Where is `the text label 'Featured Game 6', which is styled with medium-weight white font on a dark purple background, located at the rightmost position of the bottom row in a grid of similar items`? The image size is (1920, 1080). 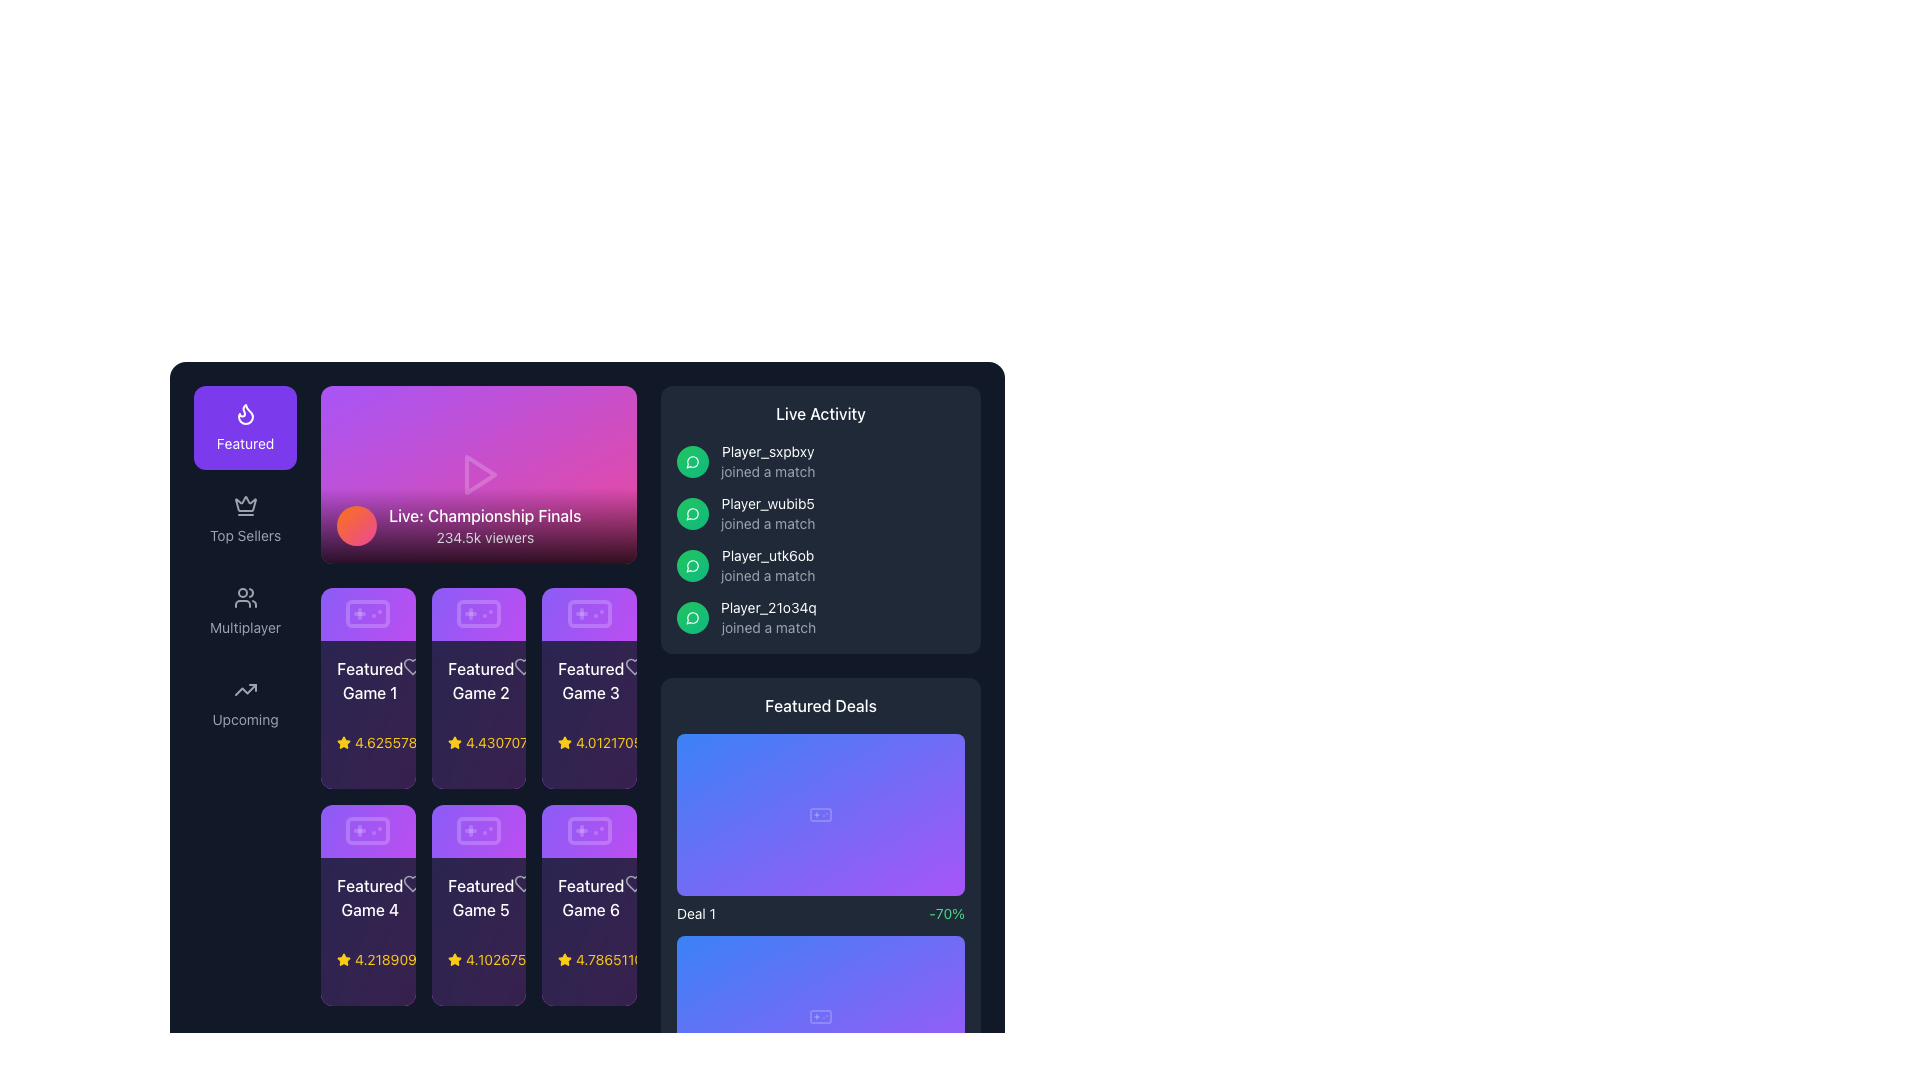
the text label 'Featured Game 6', which is styled with medium-weight white font on a dark purple background, located at the rightmost position of the bottom row in a grid of similar items is located at coordinates (590, 897).